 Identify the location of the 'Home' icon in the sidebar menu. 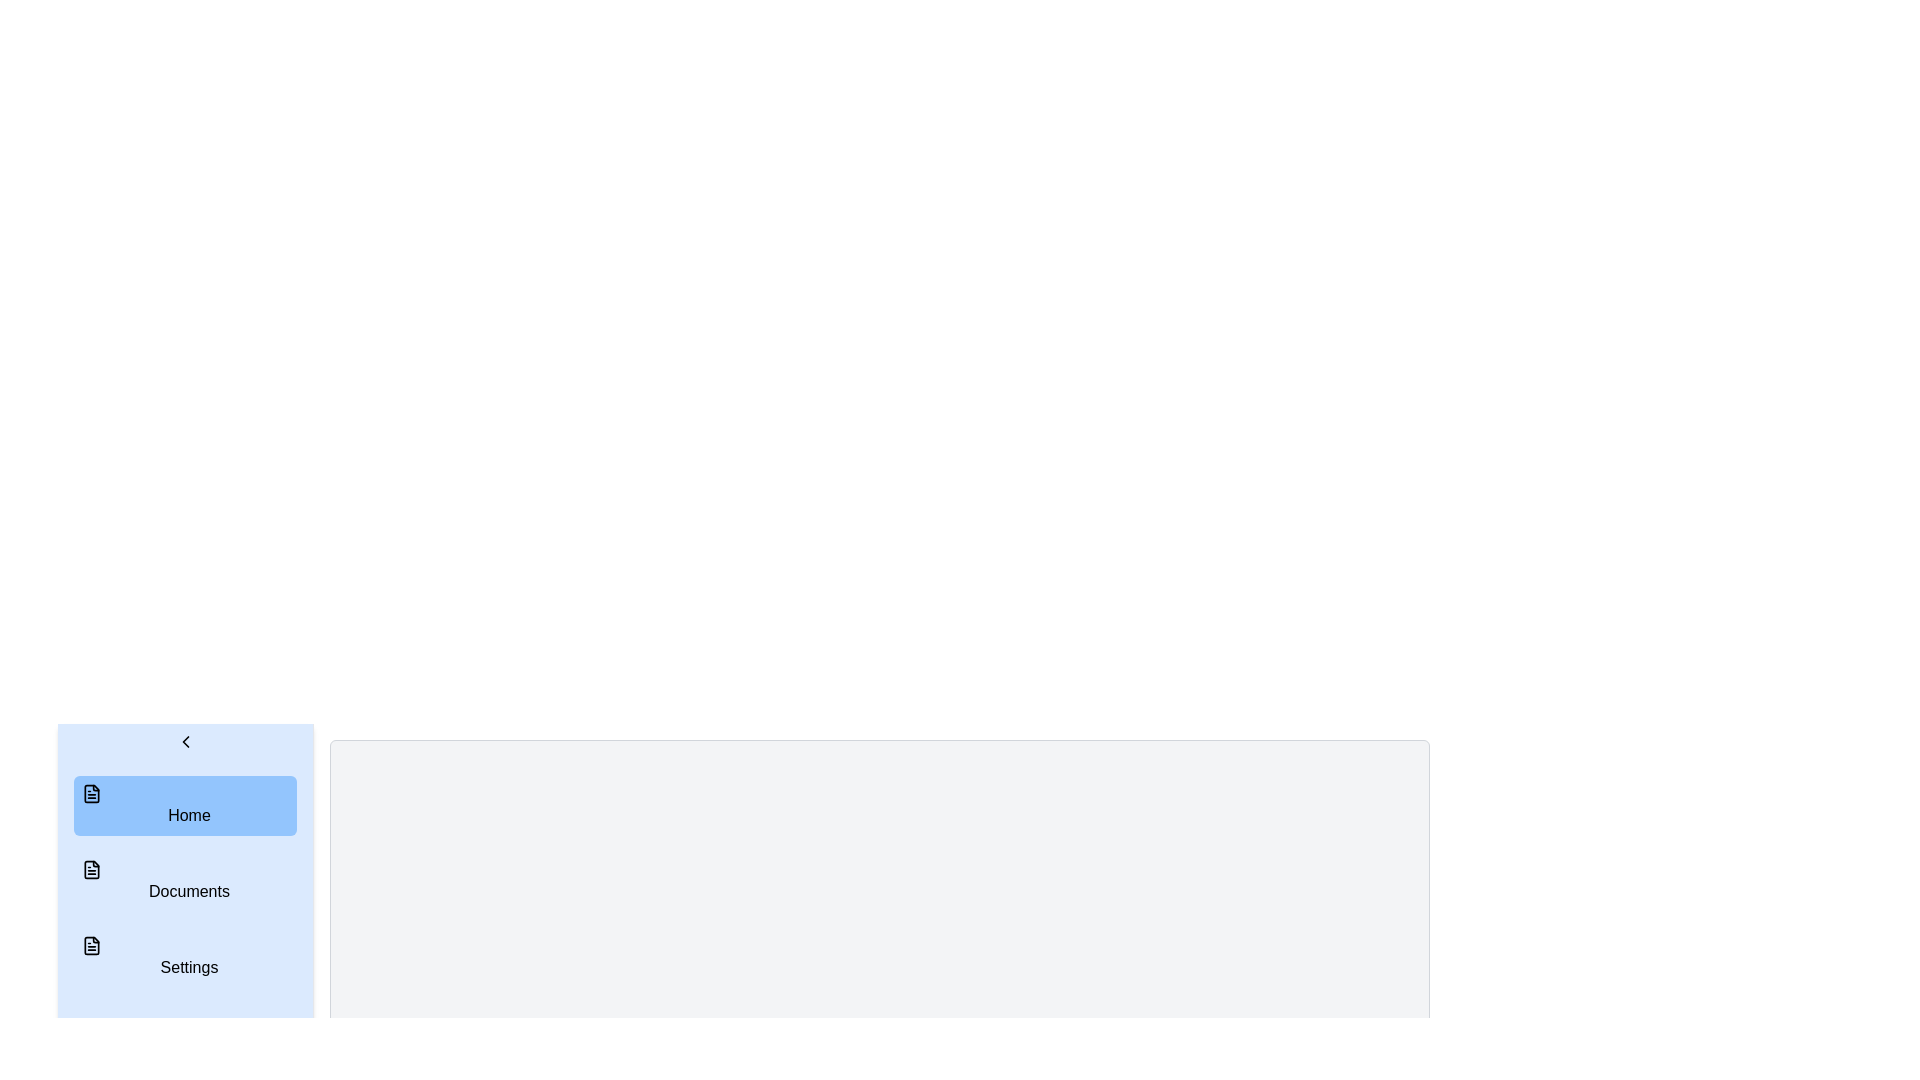
(90, 793).